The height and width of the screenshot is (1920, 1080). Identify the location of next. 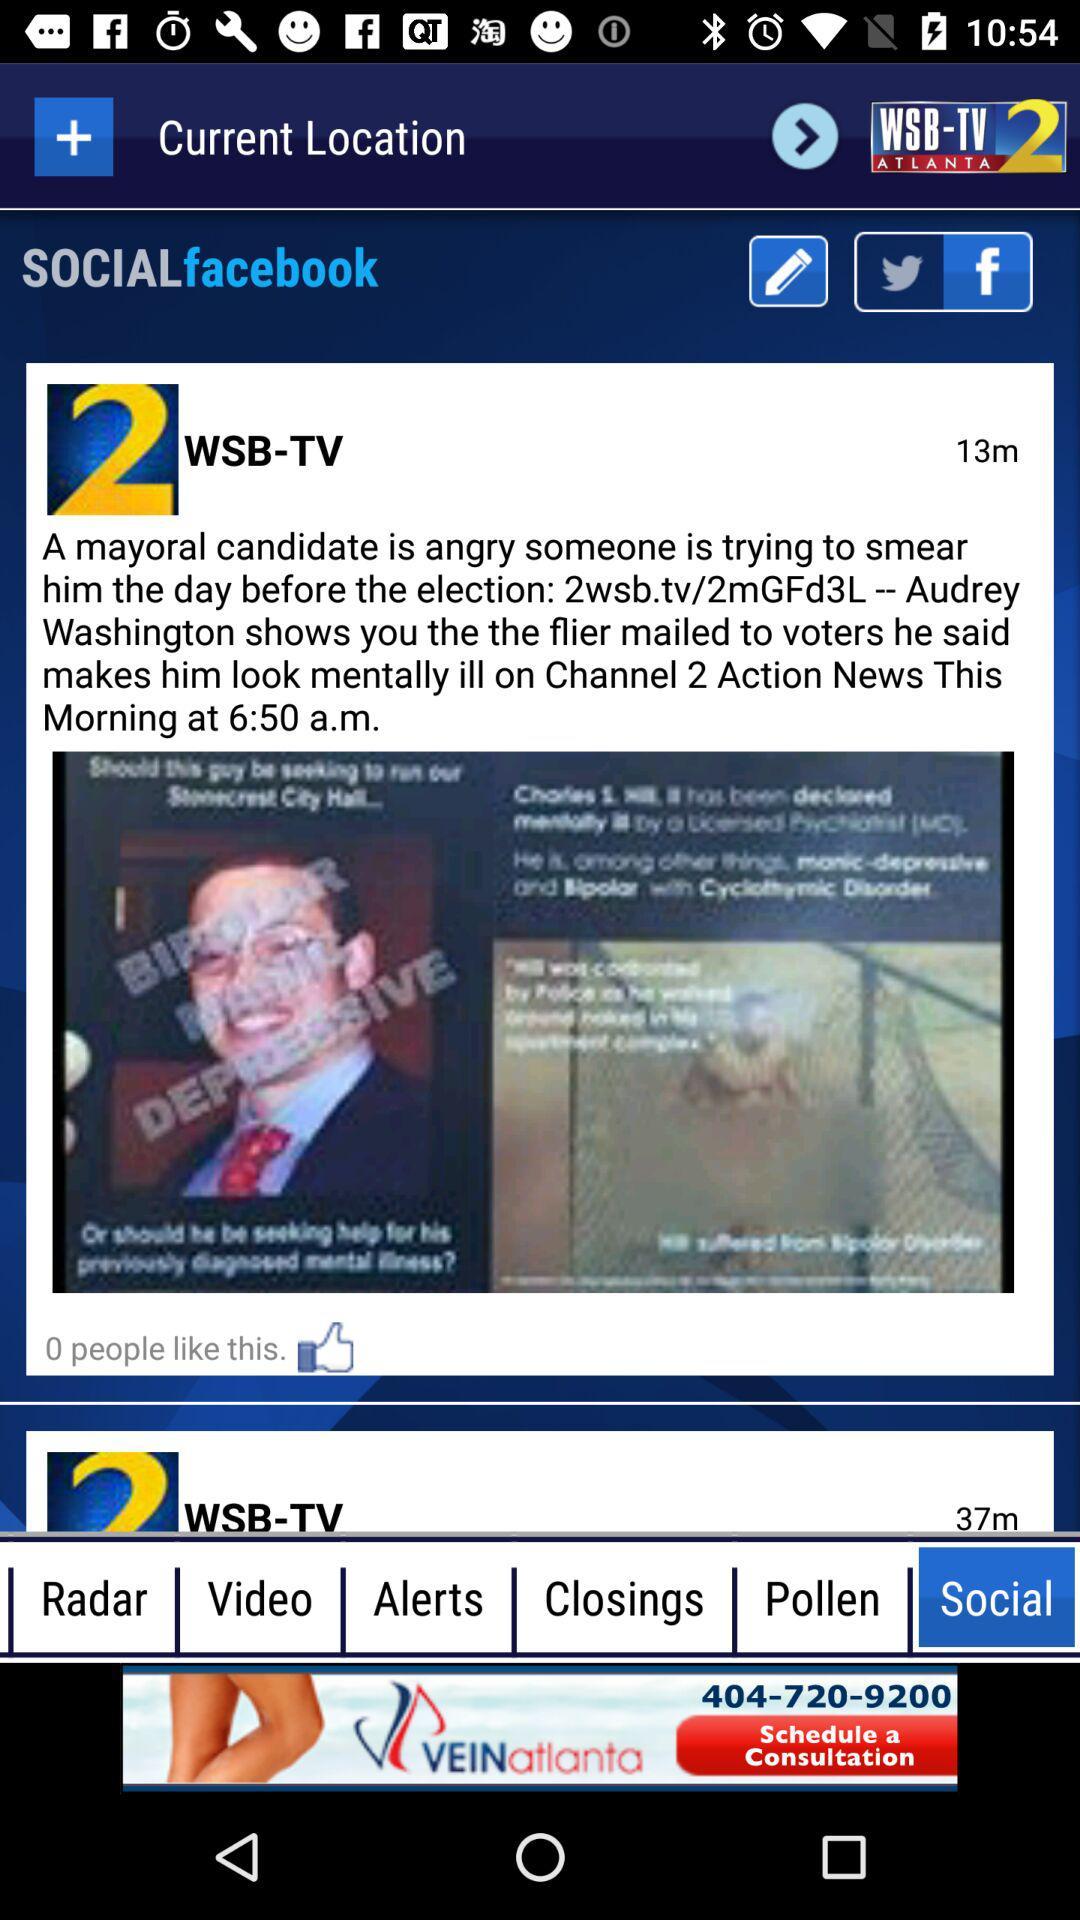
(804, 135).